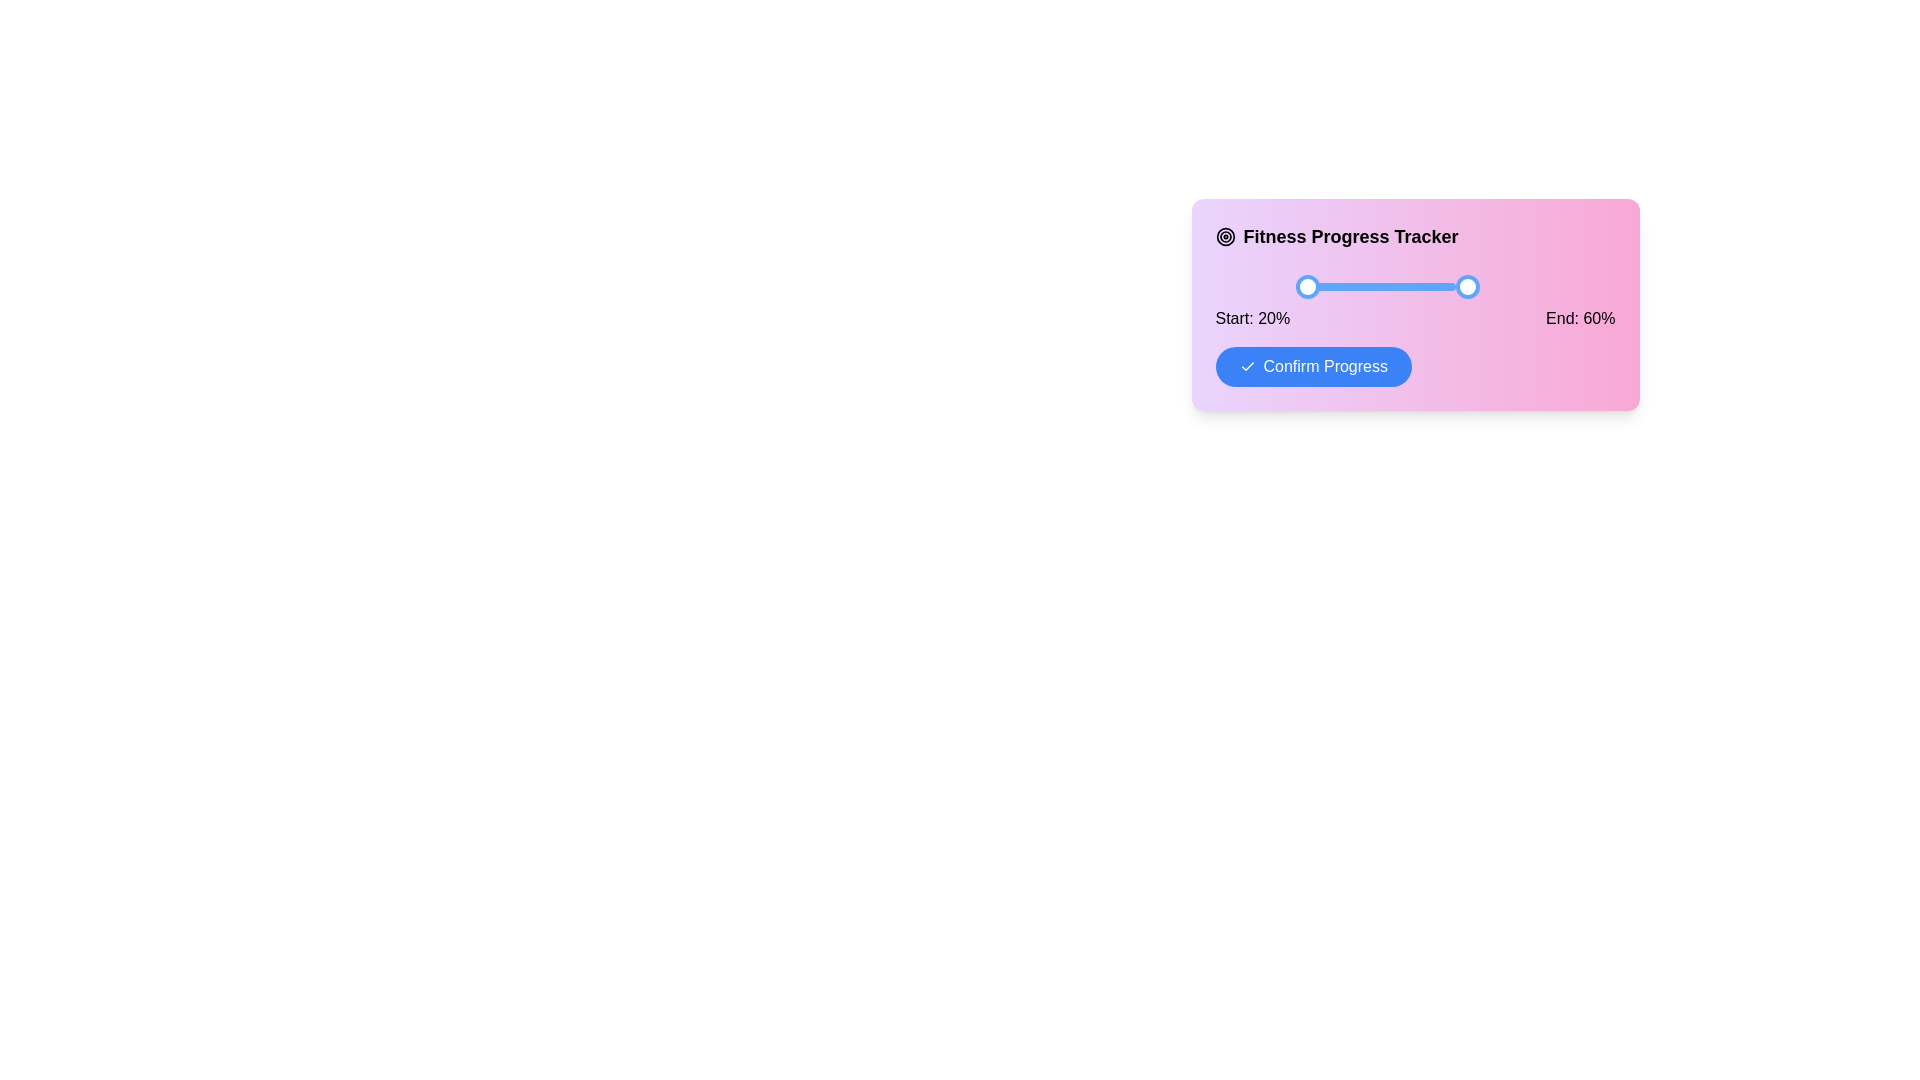  What do you see at coordinates (1246, 366) in the screenshot?
I see `checkmark icon located within the 'Confirm Progress' button, which has a blue background and rounded corners` at bounding box center [1246, 366].